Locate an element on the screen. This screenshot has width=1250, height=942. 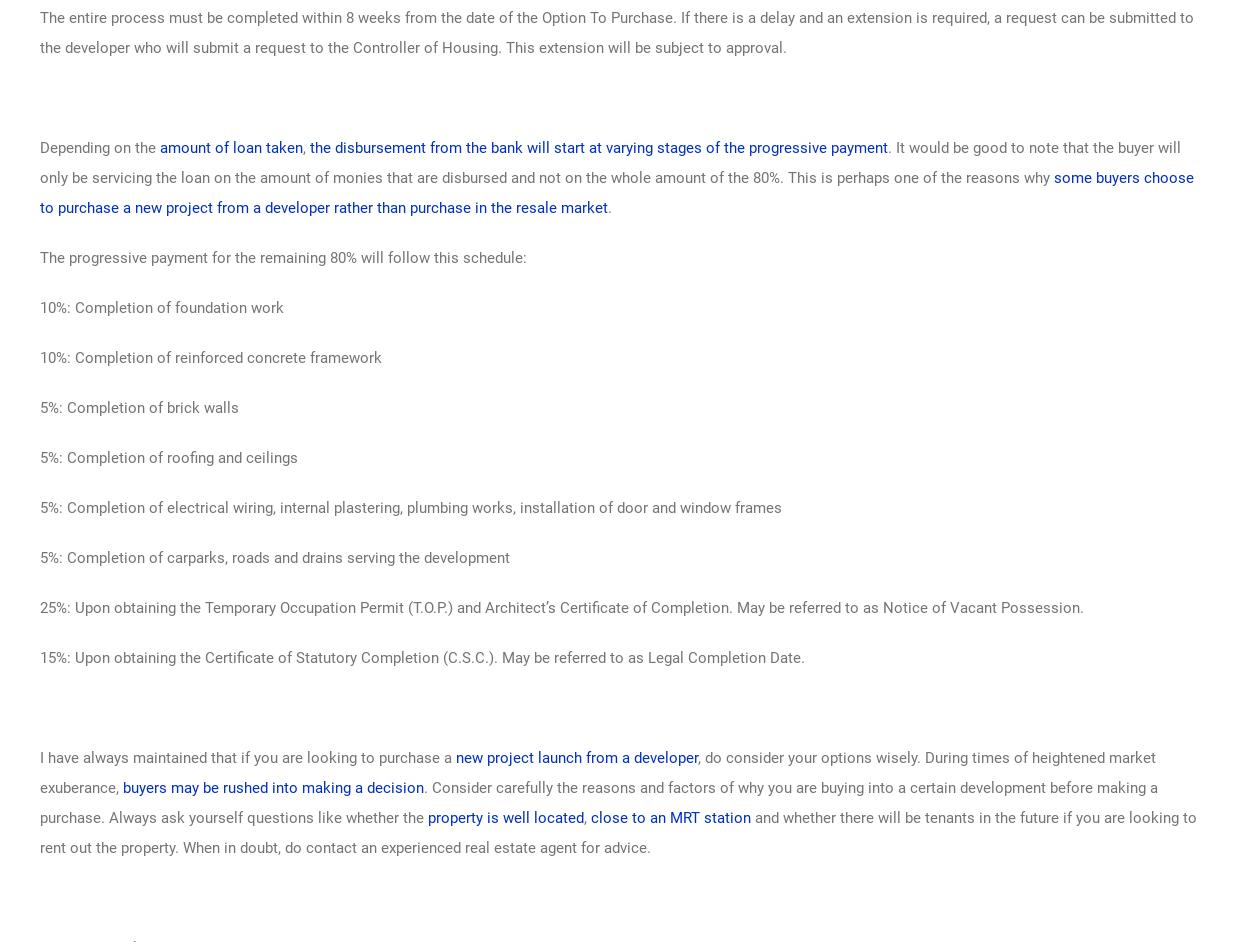
'10%: Completion of reinforced concrete framework' is located at coordinates (40, 356).